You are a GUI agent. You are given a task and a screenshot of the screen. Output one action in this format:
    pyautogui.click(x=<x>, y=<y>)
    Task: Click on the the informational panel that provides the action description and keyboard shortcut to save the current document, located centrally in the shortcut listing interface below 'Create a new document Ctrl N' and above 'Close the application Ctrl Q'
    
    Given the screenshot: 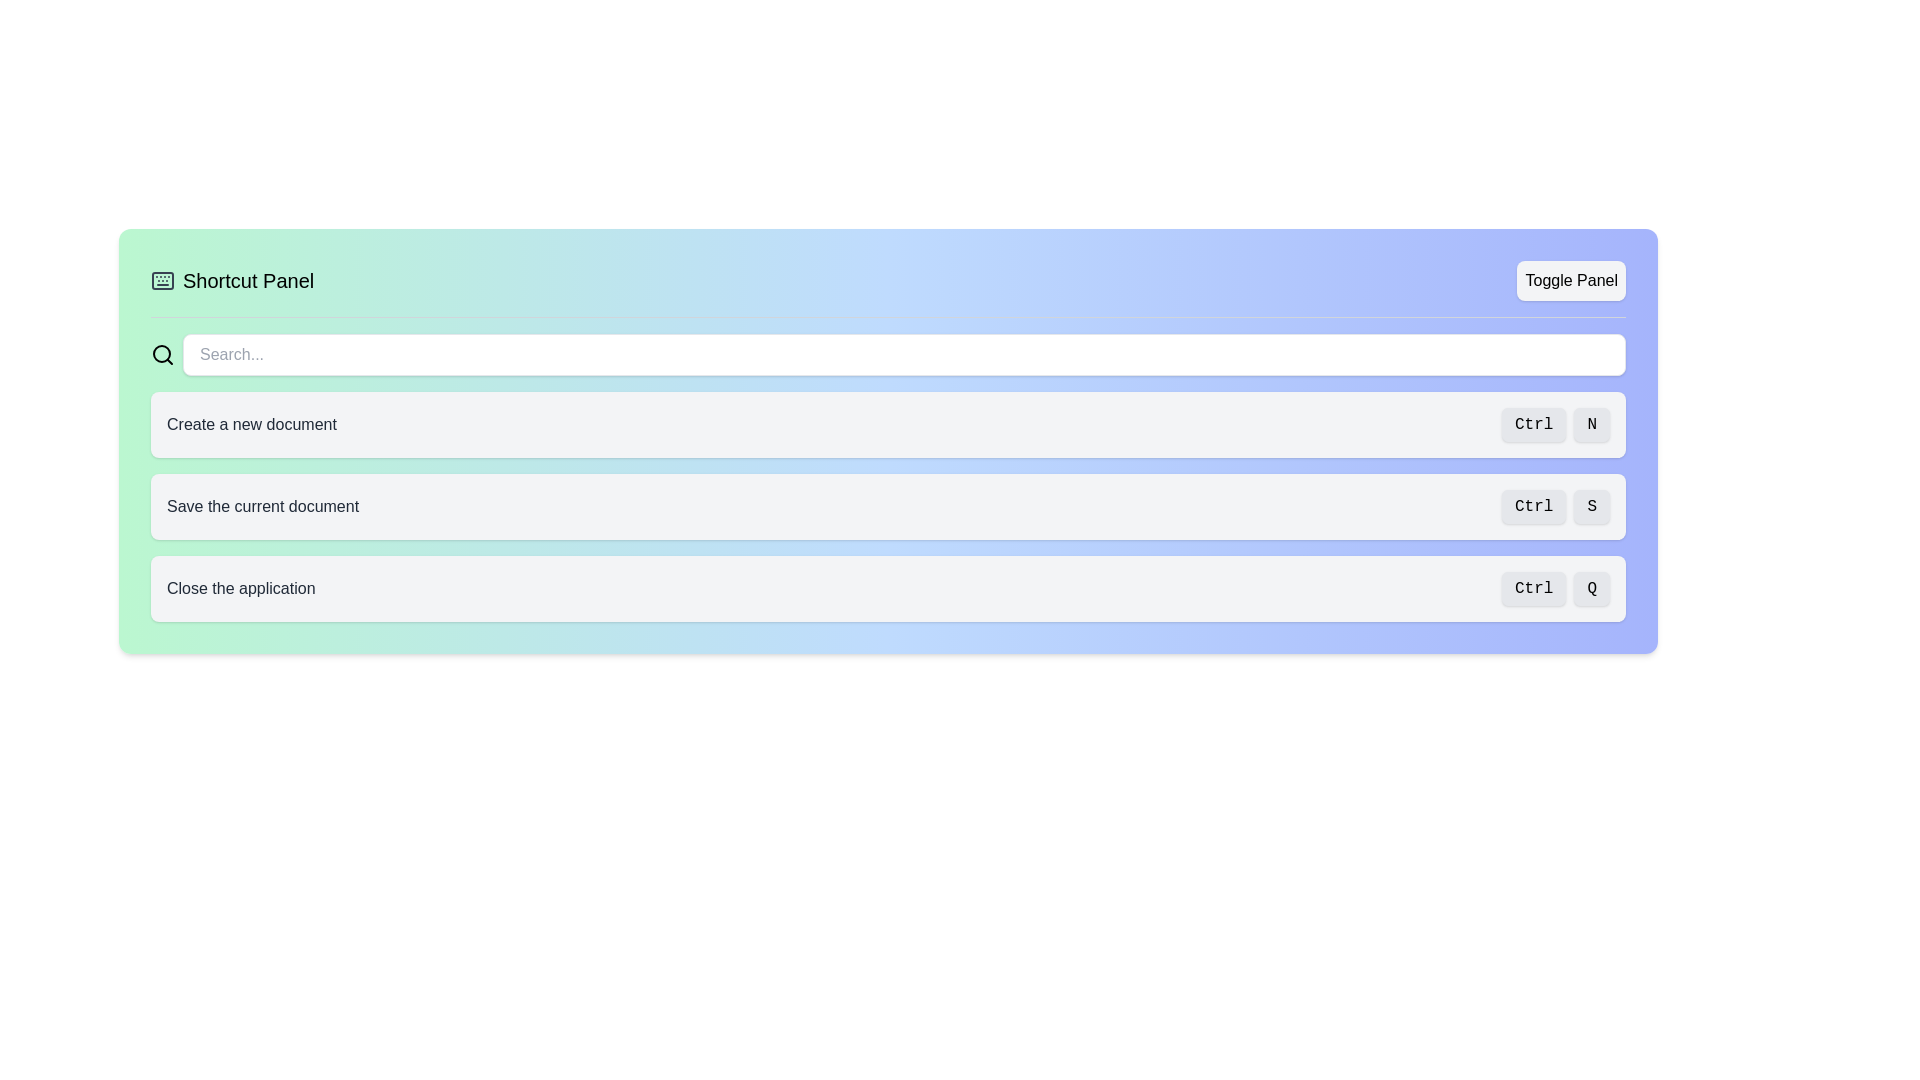 What is the action you would take?
    pyautogui.click(x=887, y=505)
    